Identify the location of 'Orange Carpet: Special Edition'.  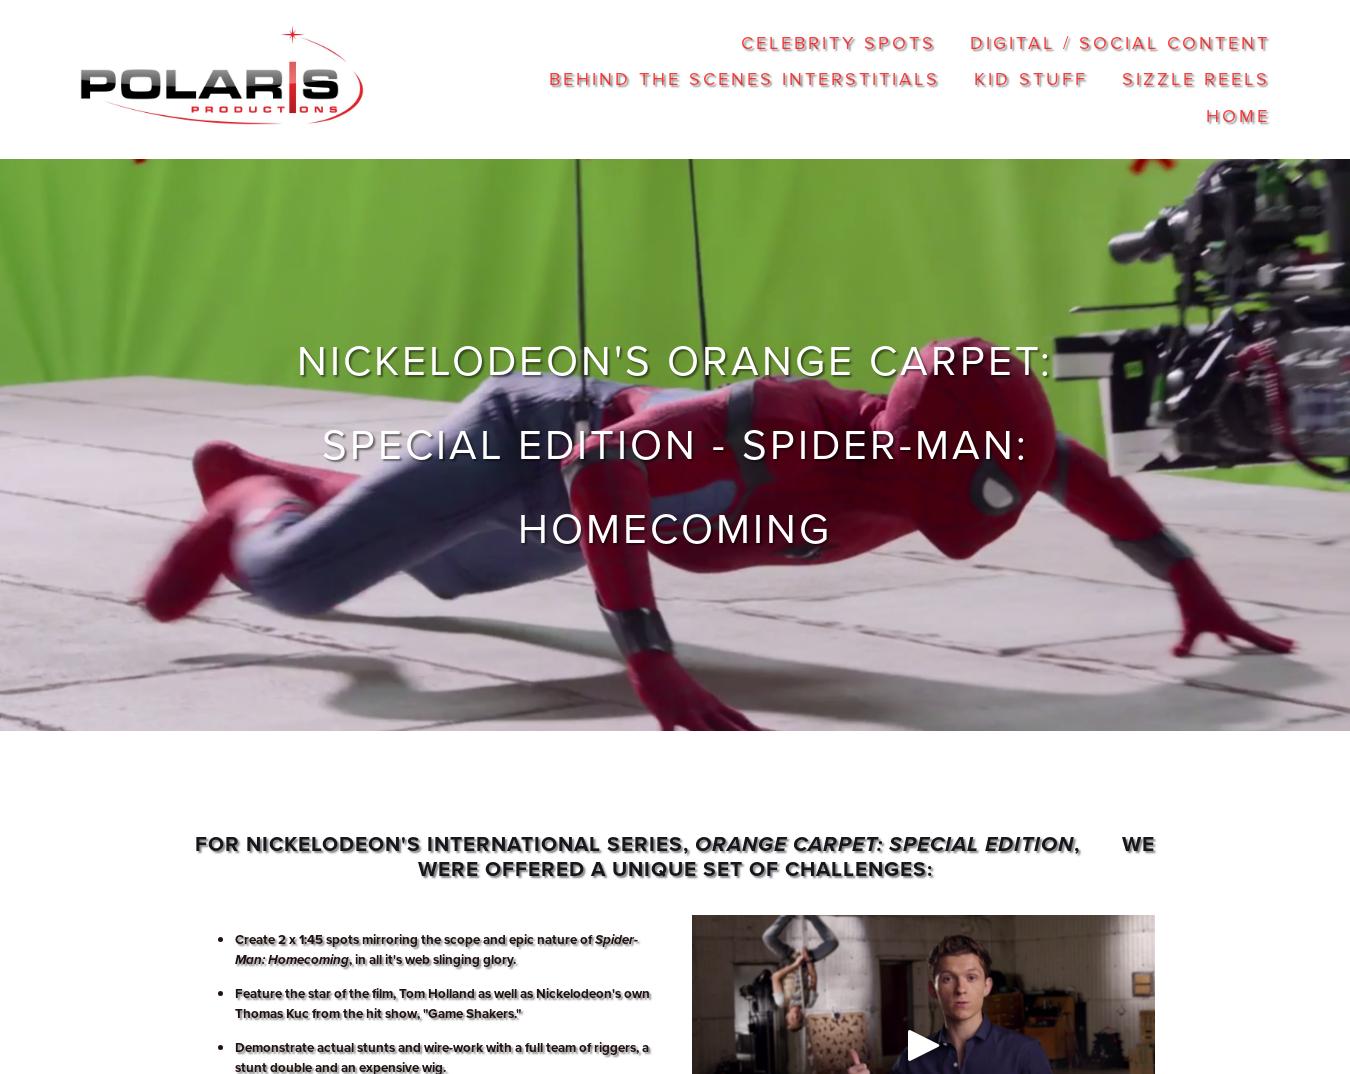
(693, 843).